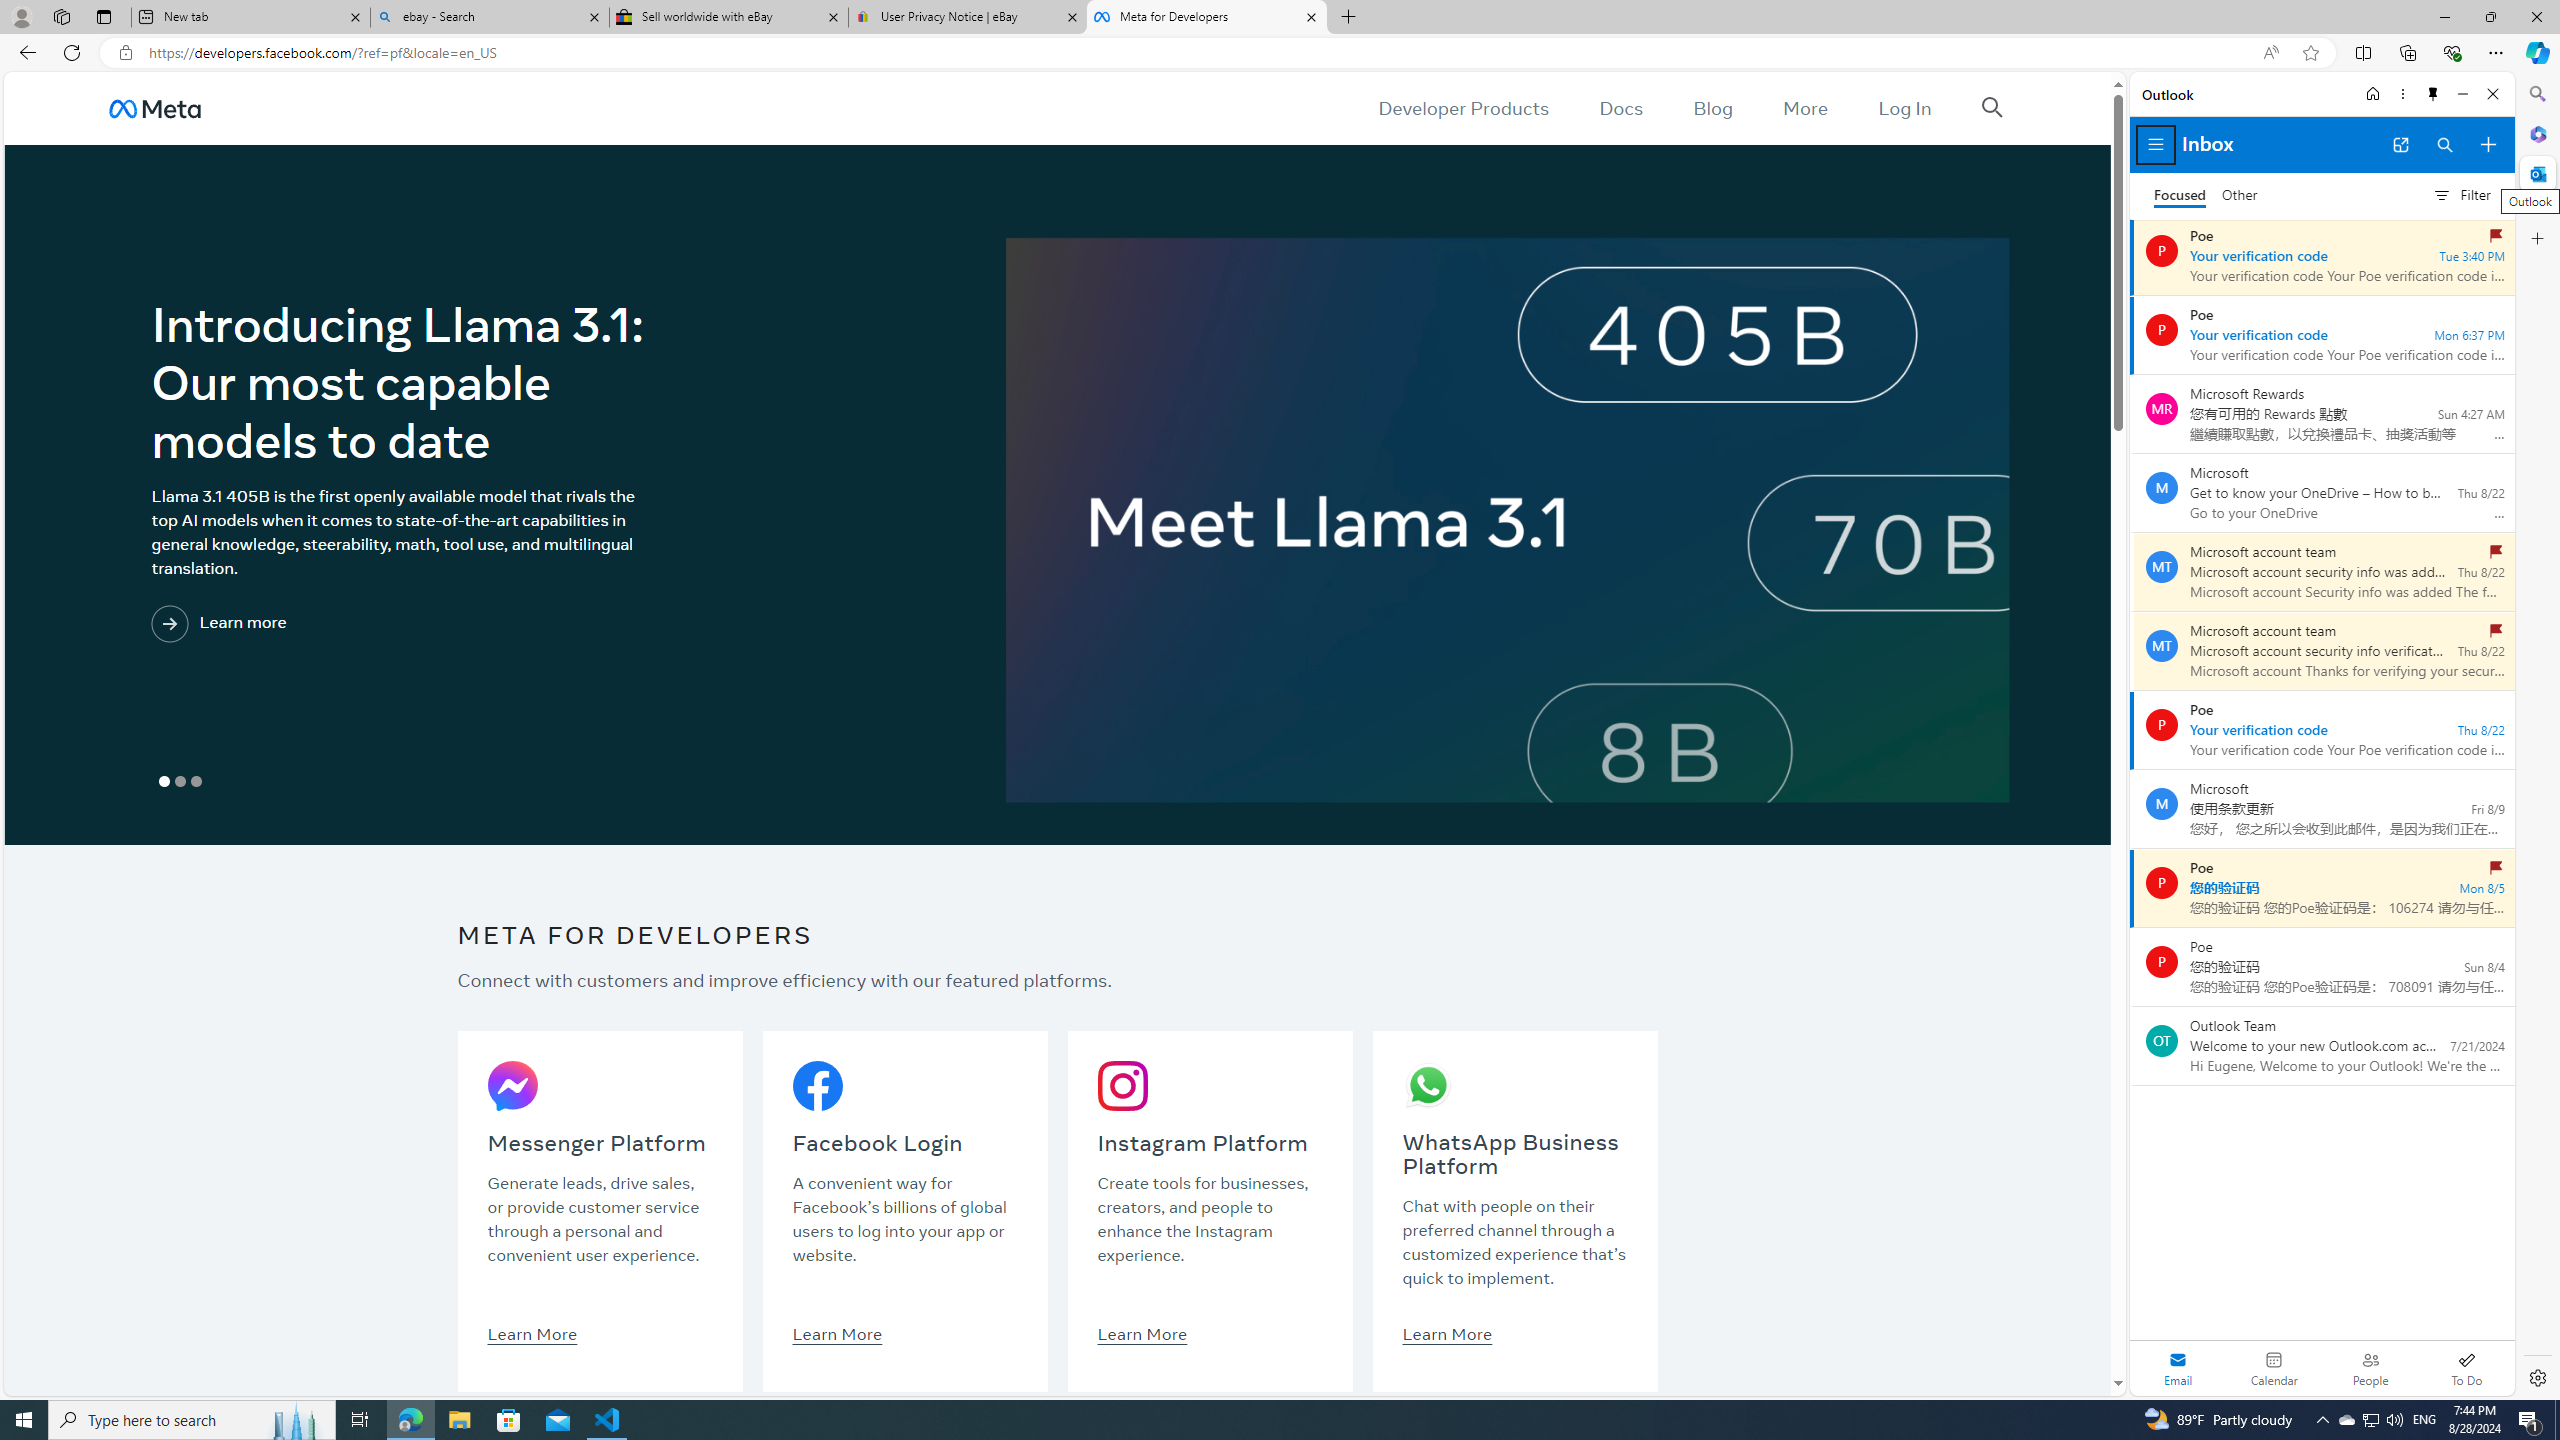  What do you see at coordinates (1805, 107) in the screenshot?
I see `'More'` at bounding box center [1805, 107].